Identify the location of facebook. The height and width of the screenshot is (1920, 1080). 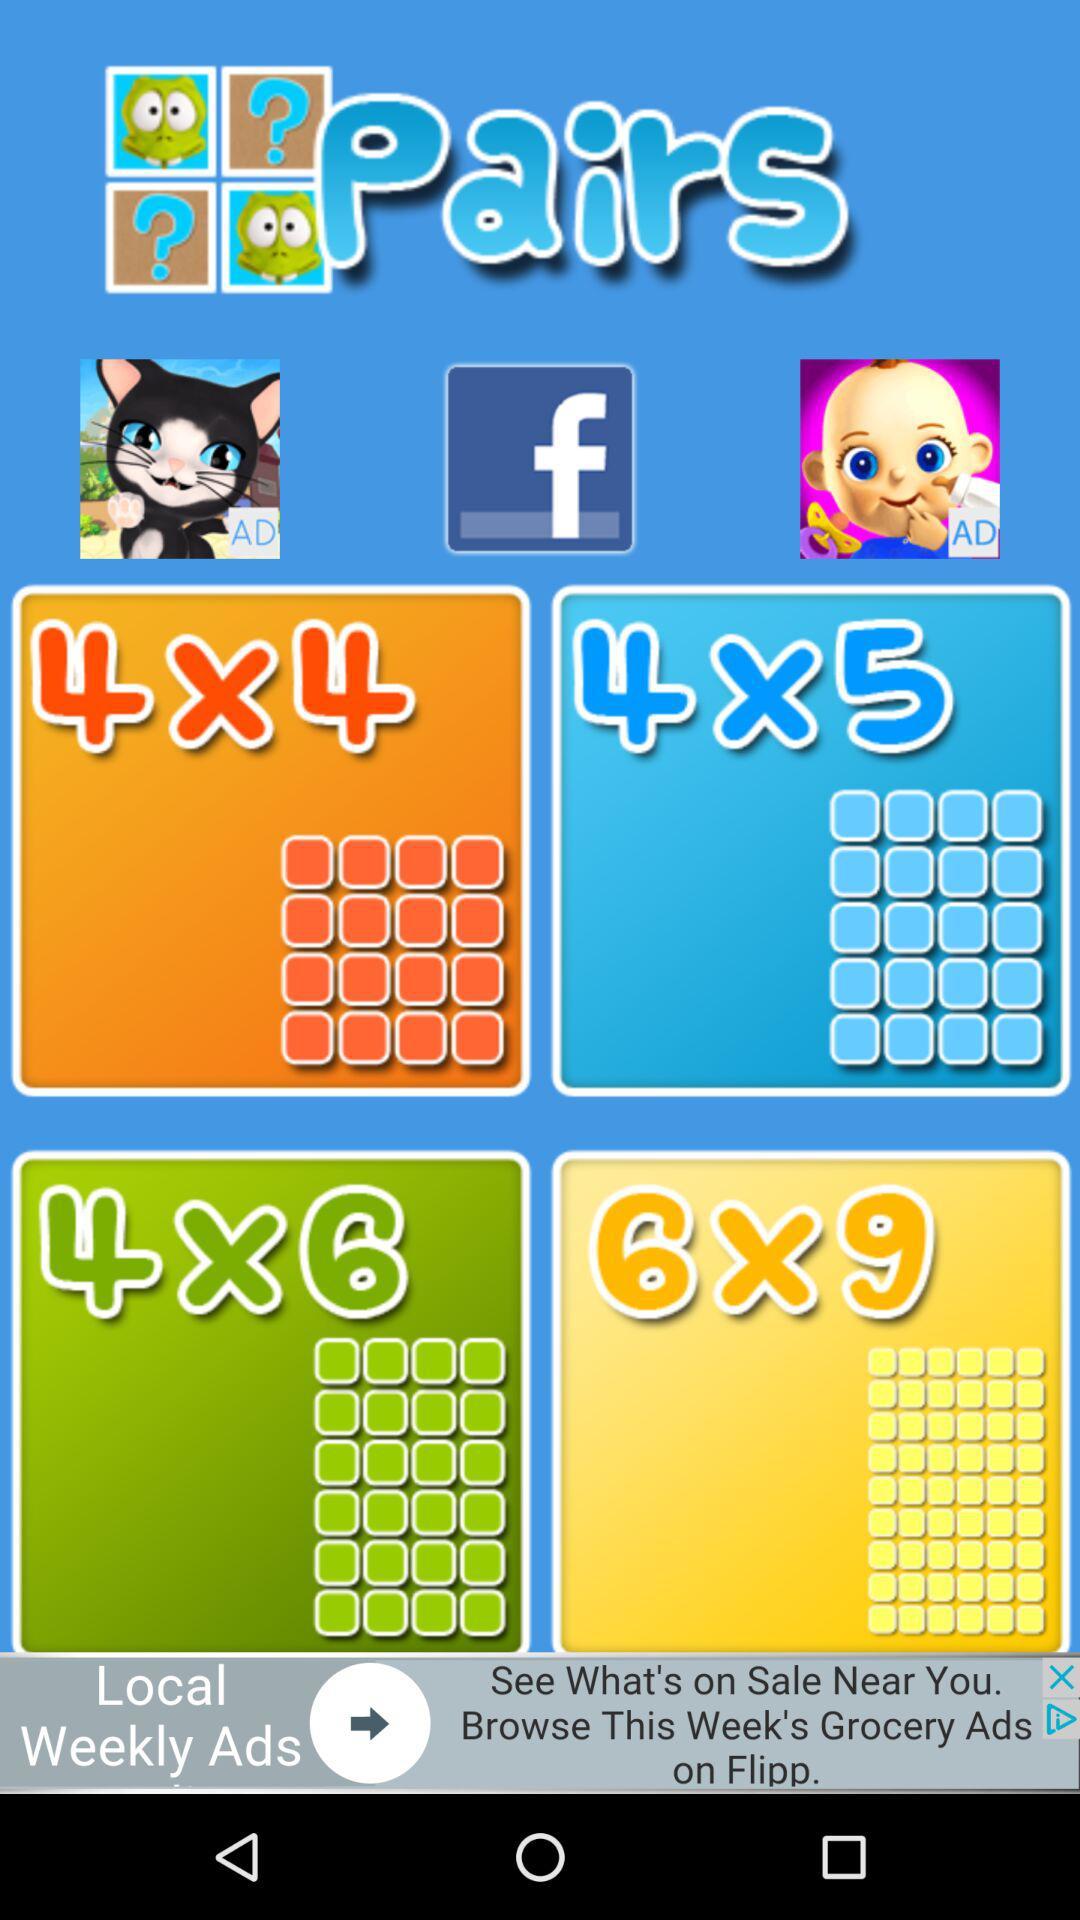
(540, 458).